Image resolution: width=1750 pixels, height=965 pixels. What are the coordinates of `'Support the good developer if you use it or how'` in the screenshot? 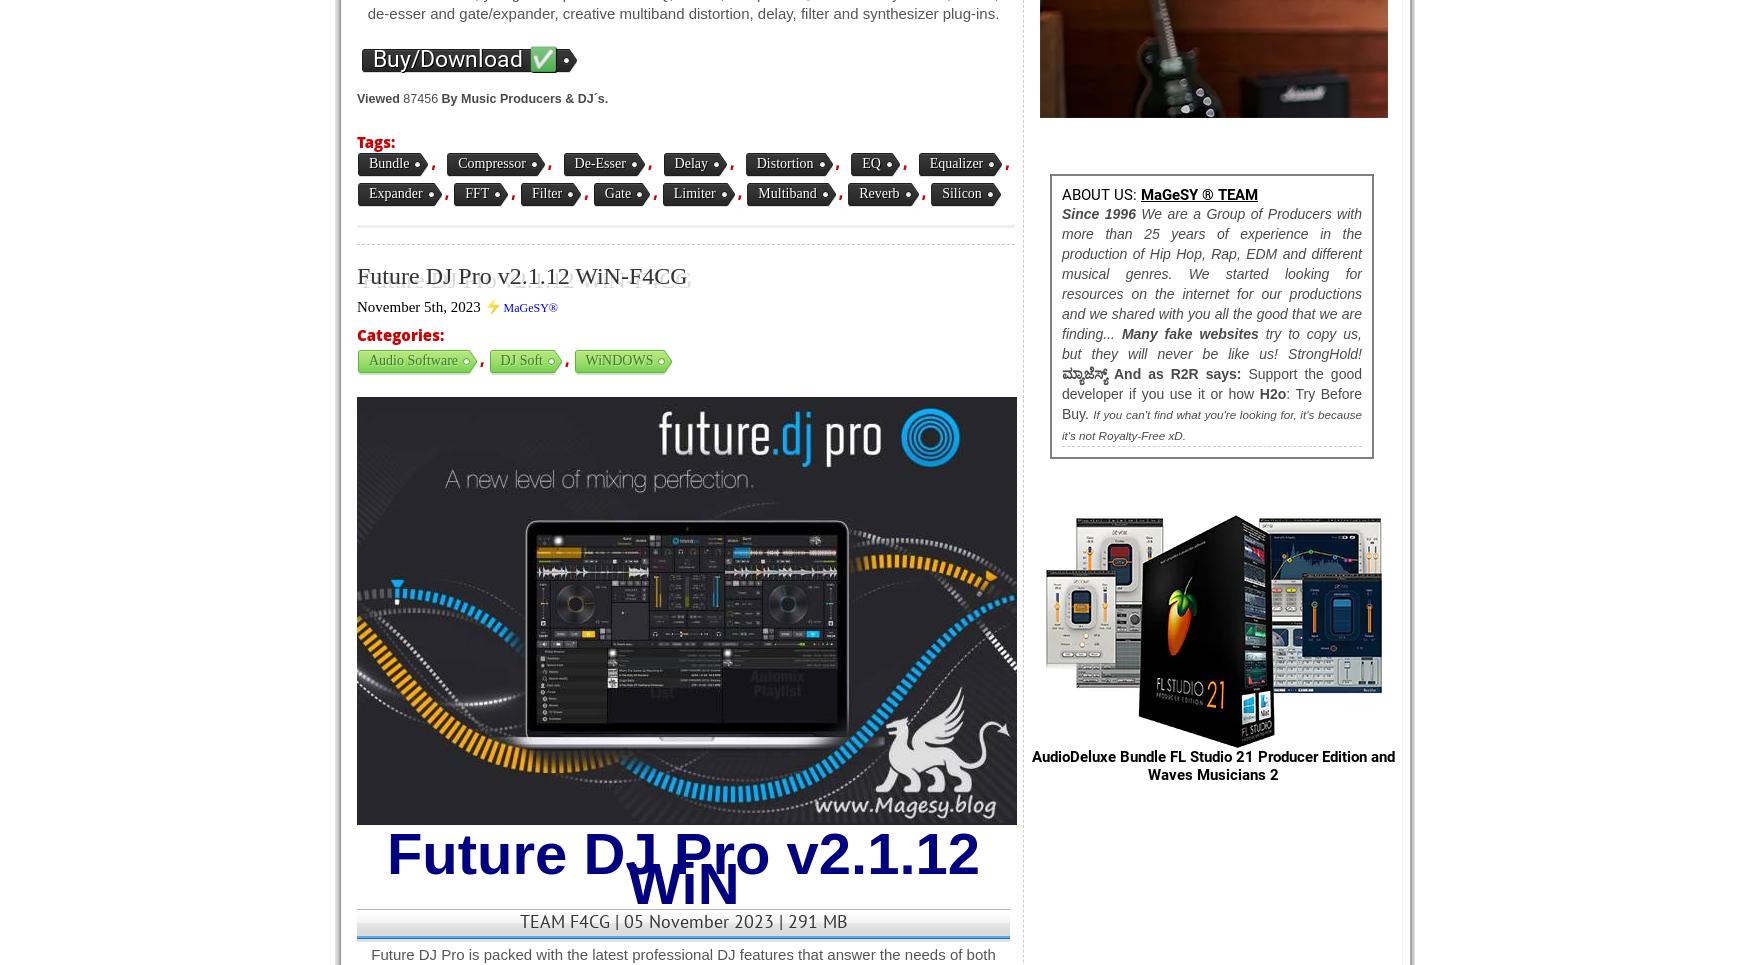 It's located at (1212, 382).